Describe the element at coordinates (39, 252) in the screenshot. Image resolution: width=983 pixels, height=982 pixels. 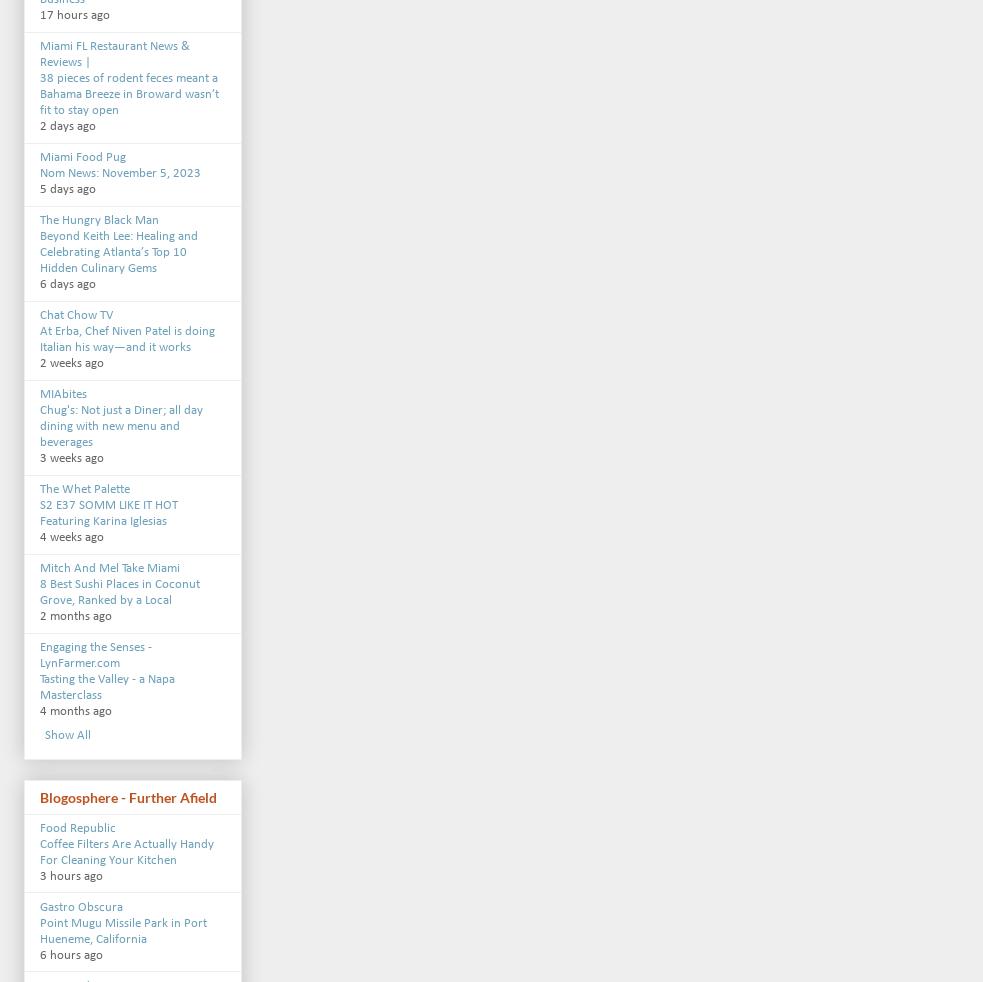
I see `'Beyond Keith Lee: Healing and Celebrating Atlanta’s Top 10 Hidden Culinary Gems'` at that location.